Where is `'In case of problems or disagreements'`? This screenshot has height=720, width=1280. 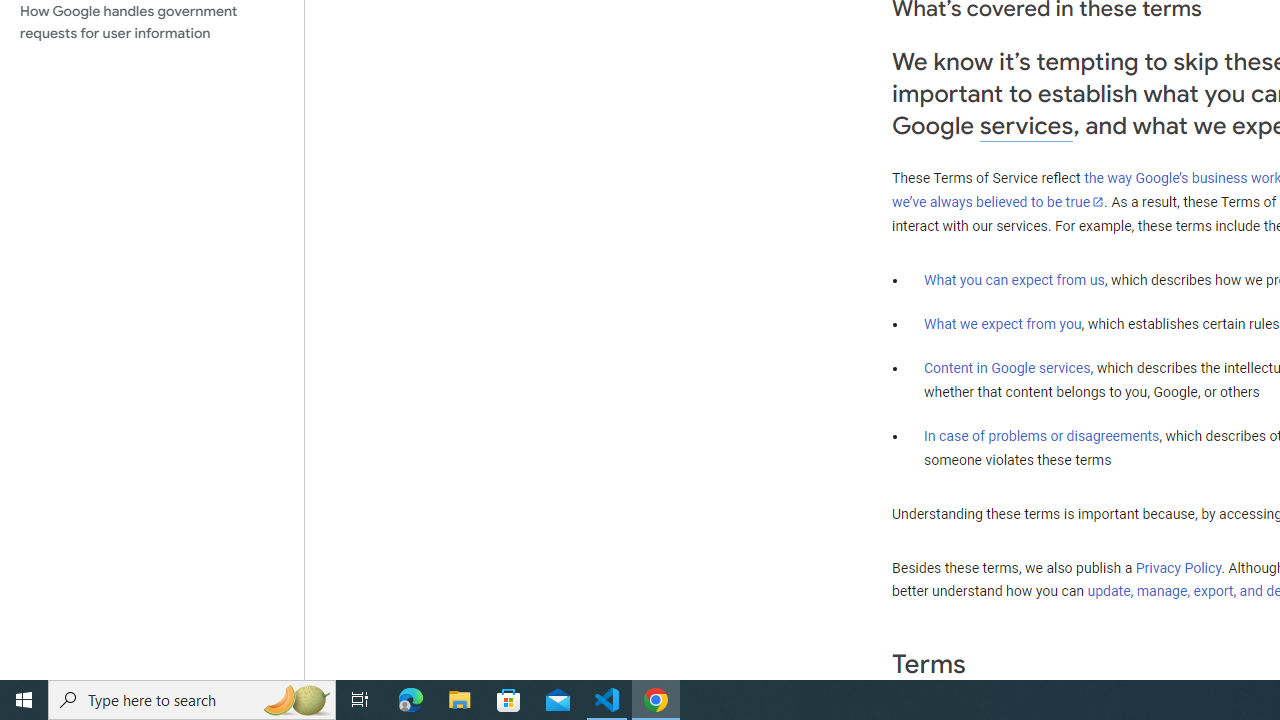
'In case of problems or disagreements' is located at coordinates (1040, 434).